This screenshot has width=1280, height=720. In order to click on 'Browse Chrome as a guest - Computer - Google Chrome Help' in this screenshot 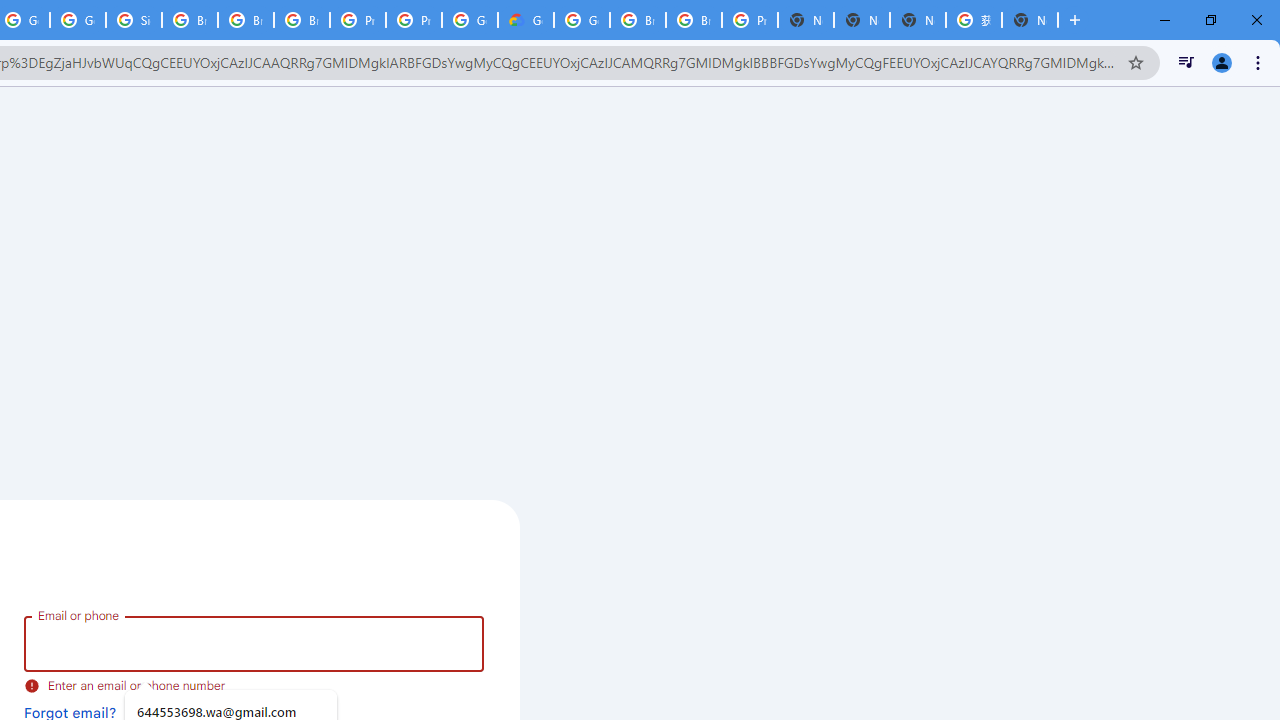, I will do `click(693, 20)`.